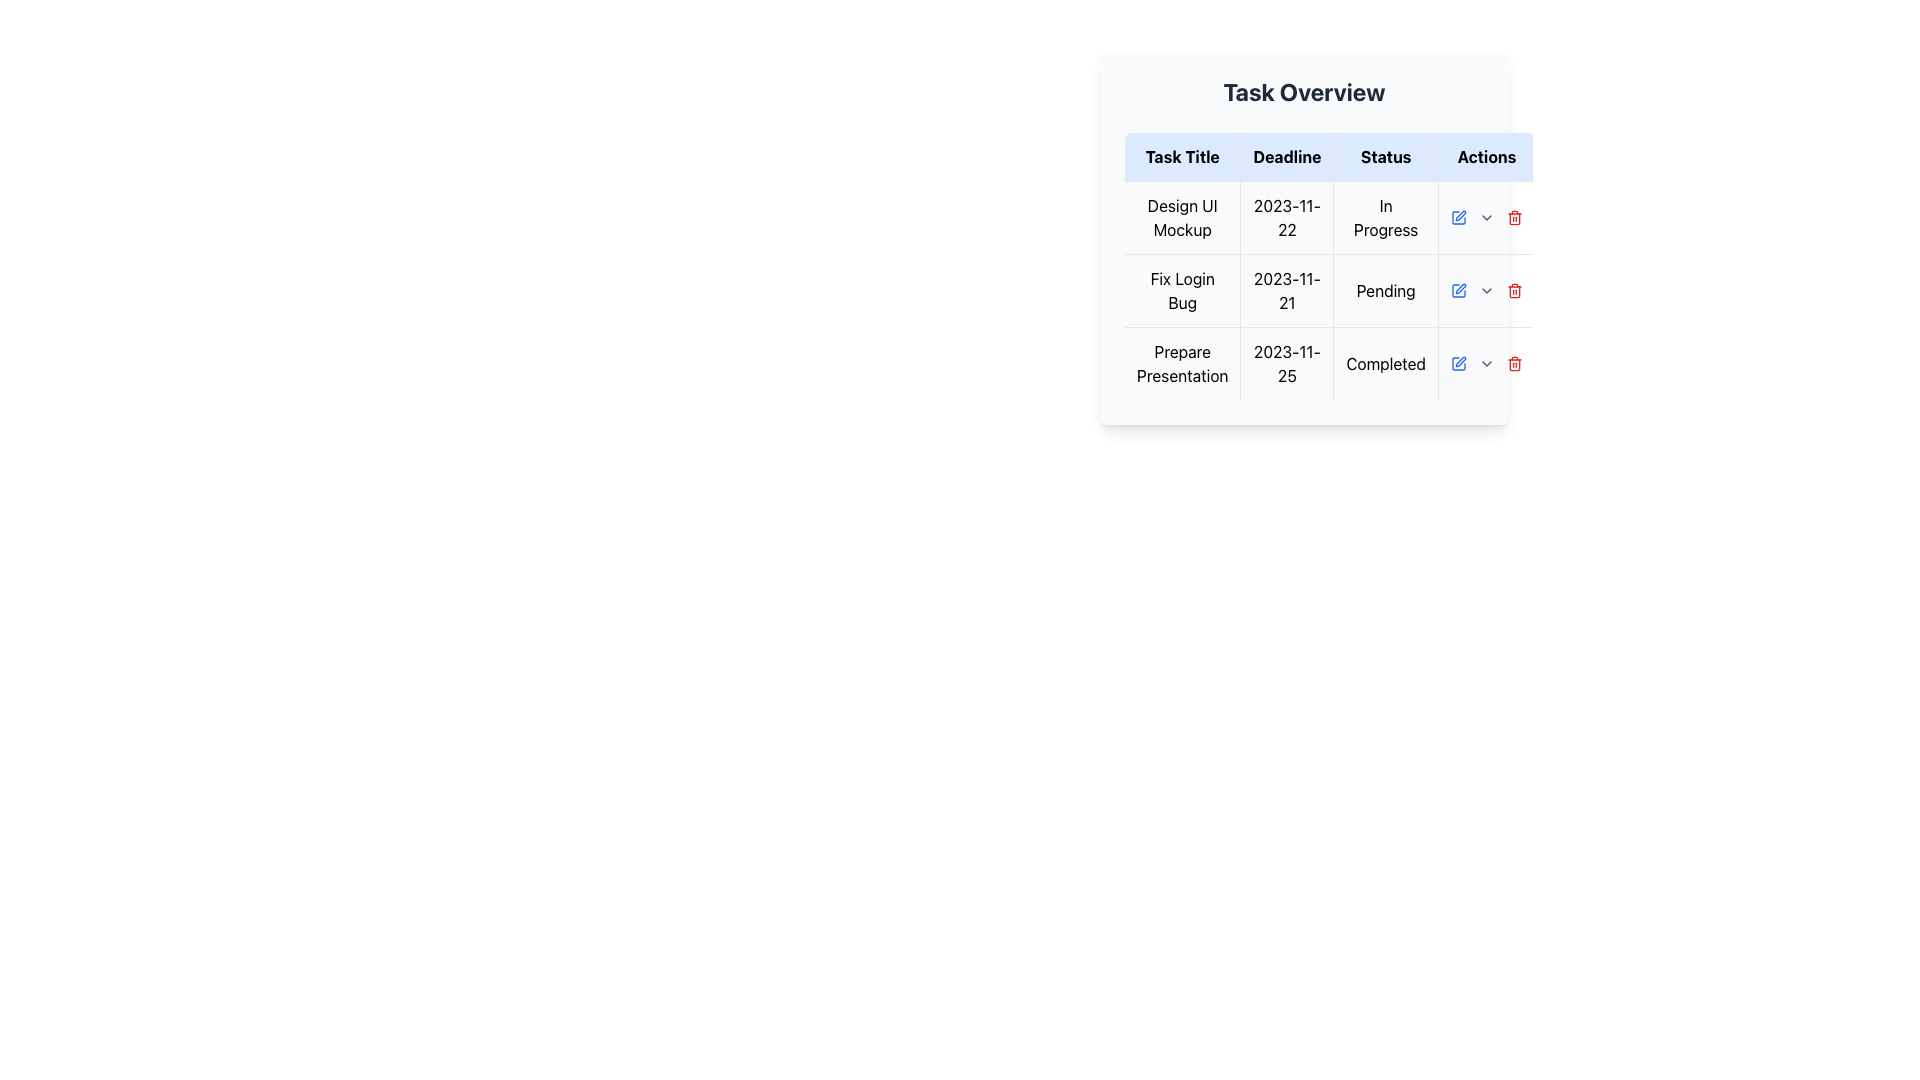 This screenshot has width=1920, height=1080. I want to click on the cell in the 'Actions' column of the first row, which contains icons for user actions, to interact with them, so click(1487, 218).